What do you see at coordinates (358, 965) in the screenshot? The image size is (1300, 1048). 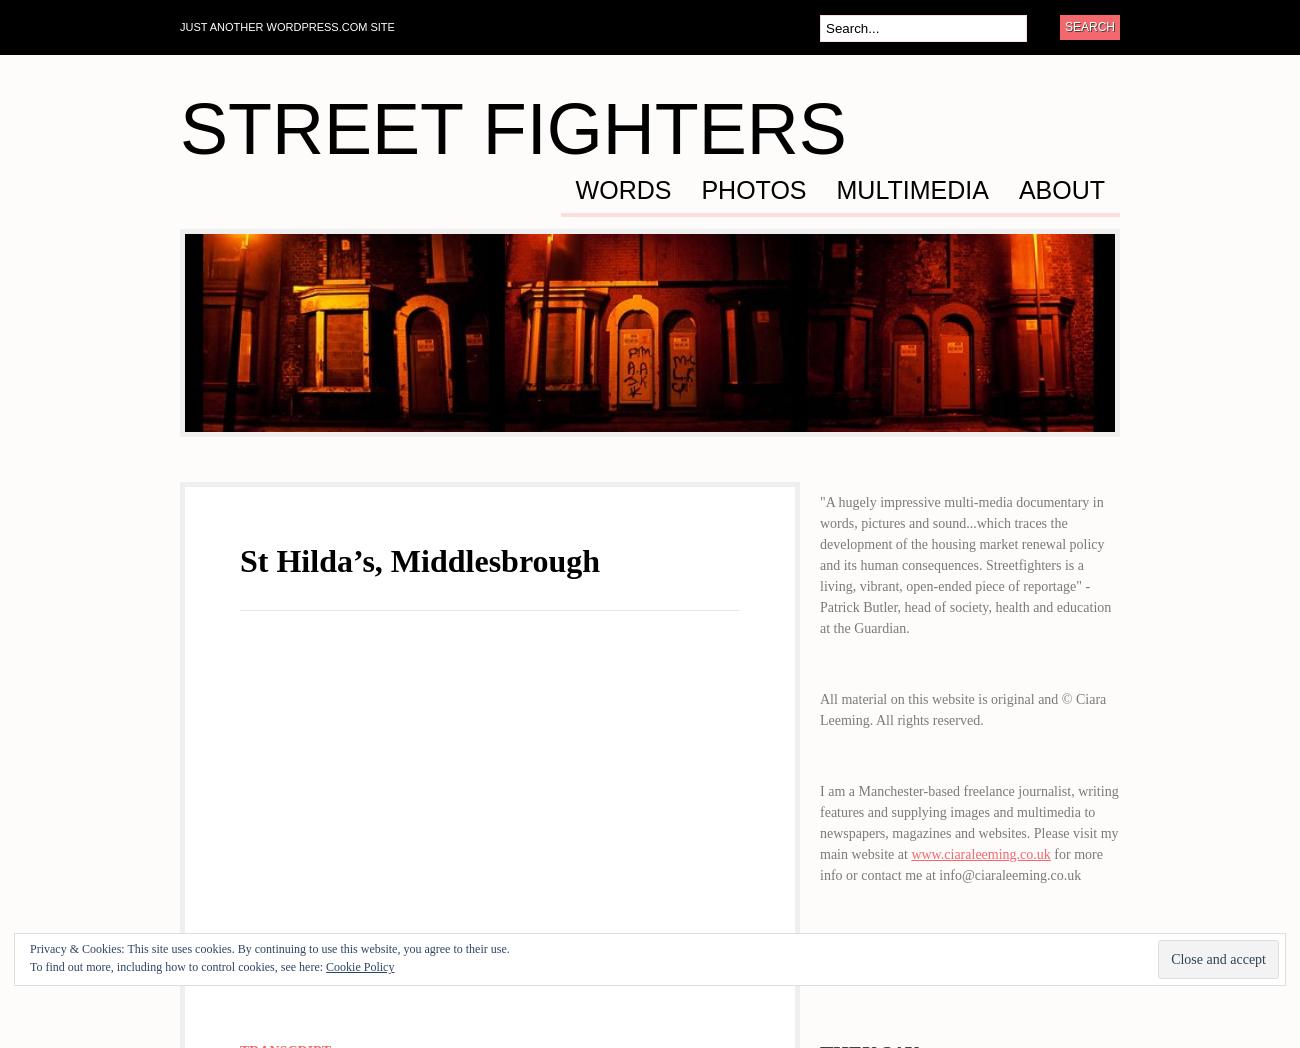 I see `'Cookie Policy'` at bounding box center [358, 965].